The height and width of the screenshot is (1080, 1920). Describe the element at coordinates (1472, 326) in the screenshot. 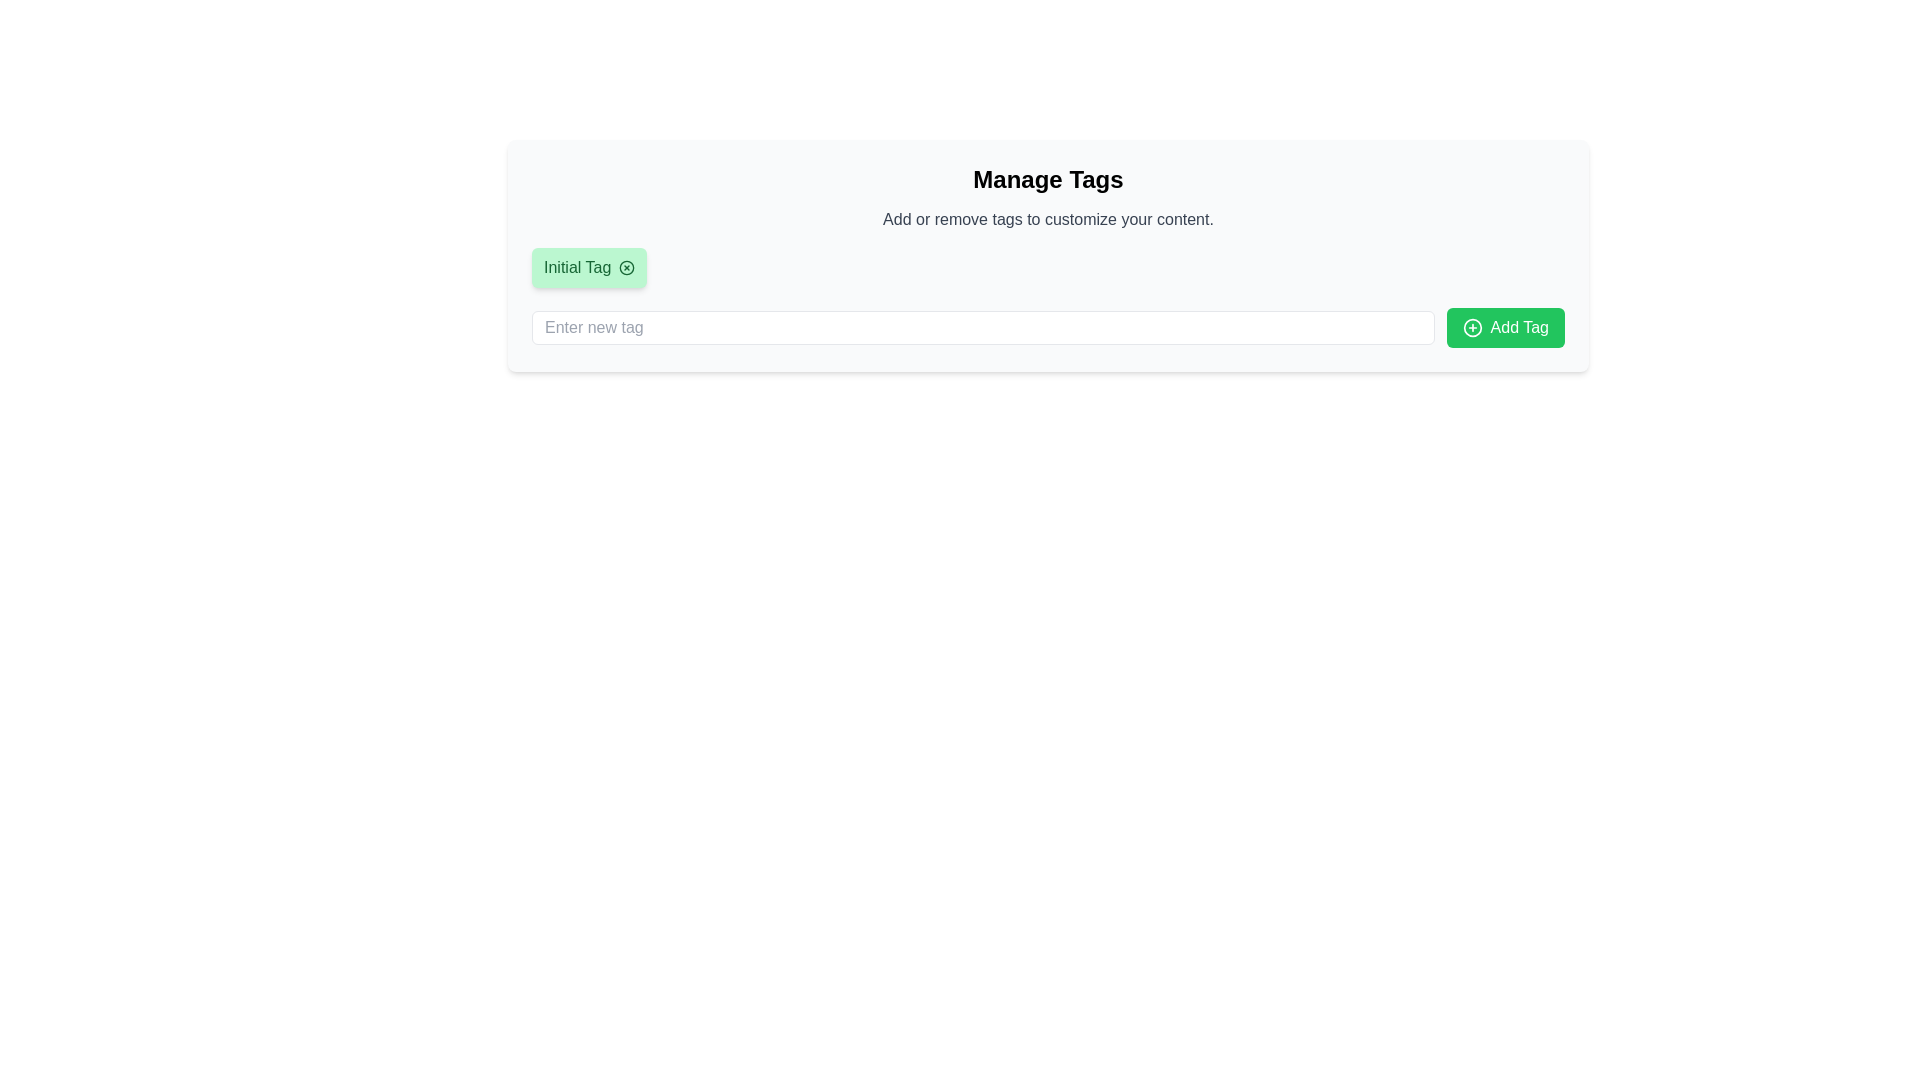

I see `the circular outer part of the 'Add Tag' button` at that location.